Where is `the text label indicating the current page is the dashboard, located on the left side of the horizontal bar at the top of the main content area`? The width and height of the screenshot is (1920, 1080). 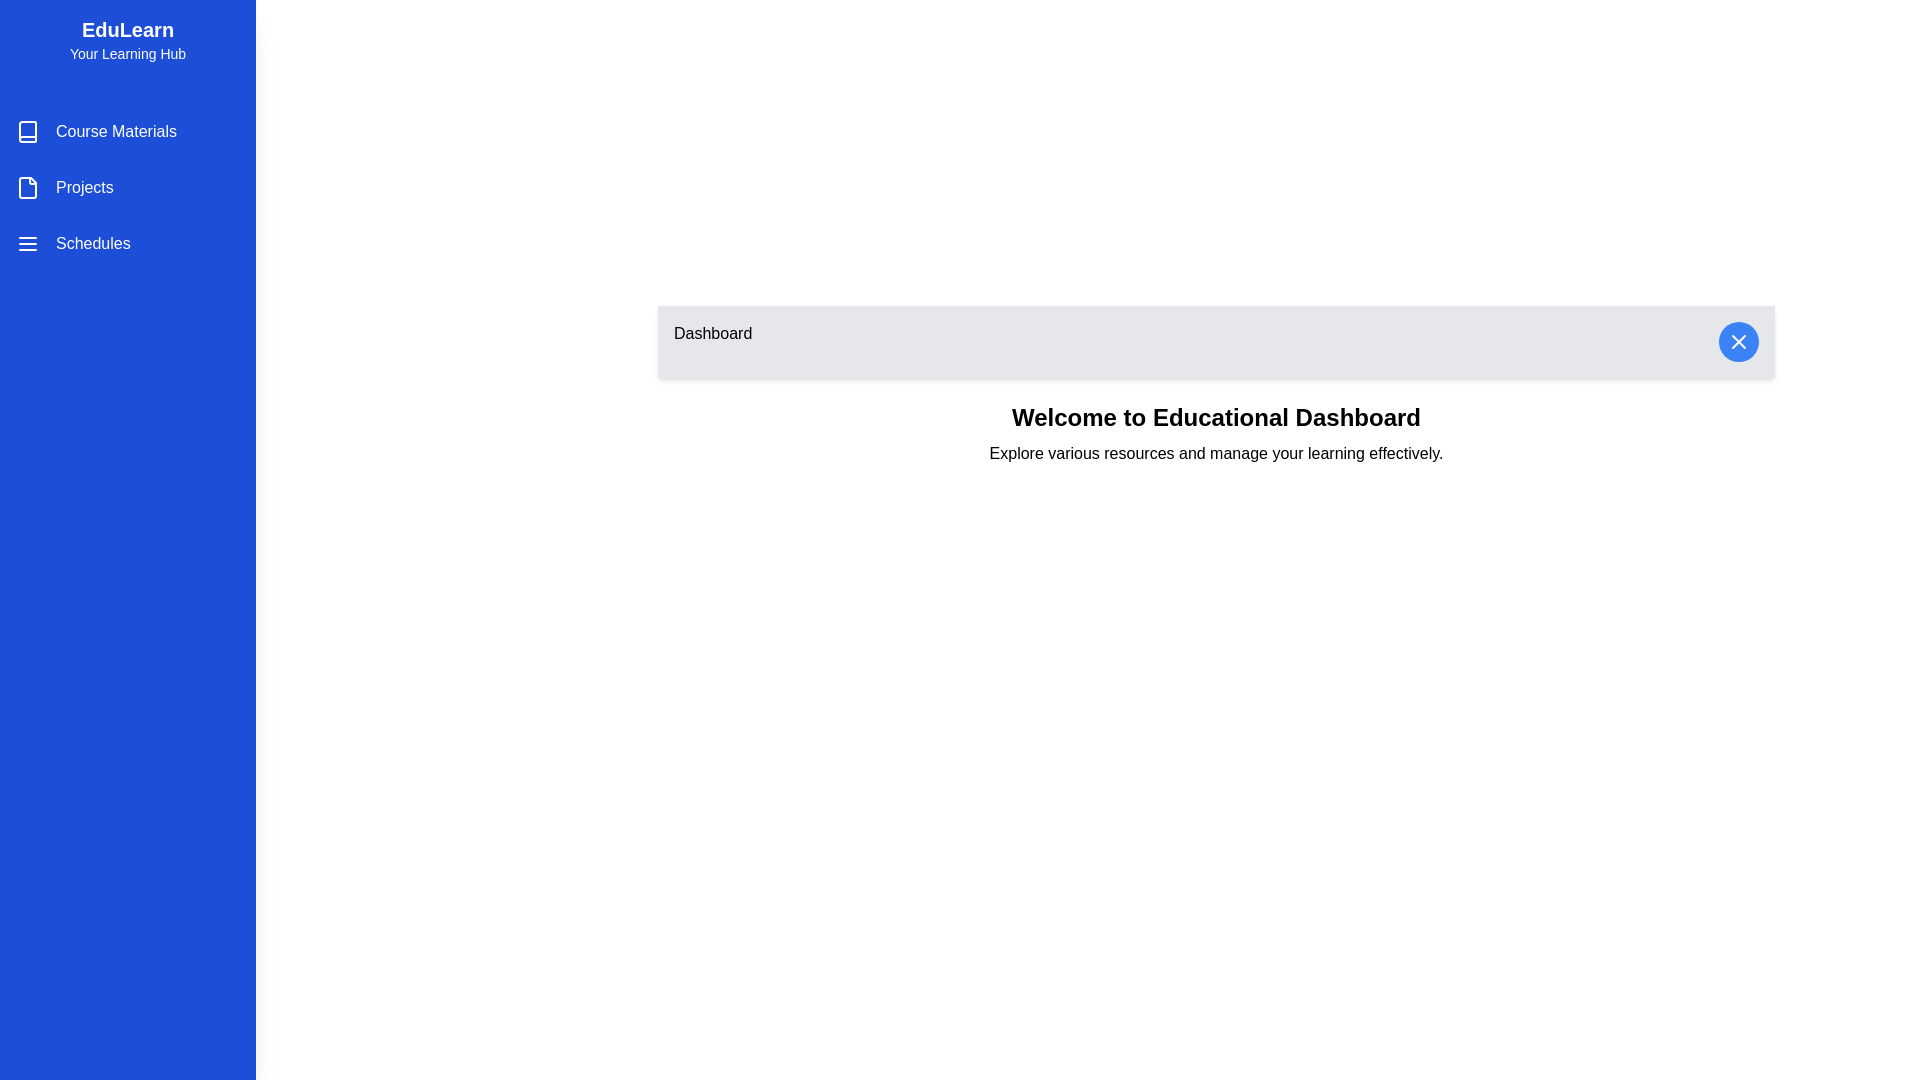
the text label indicating the current page is the dashboard, located on the left side of the horizontal bar at the top of the main content area is located at coordinates (713, 341).